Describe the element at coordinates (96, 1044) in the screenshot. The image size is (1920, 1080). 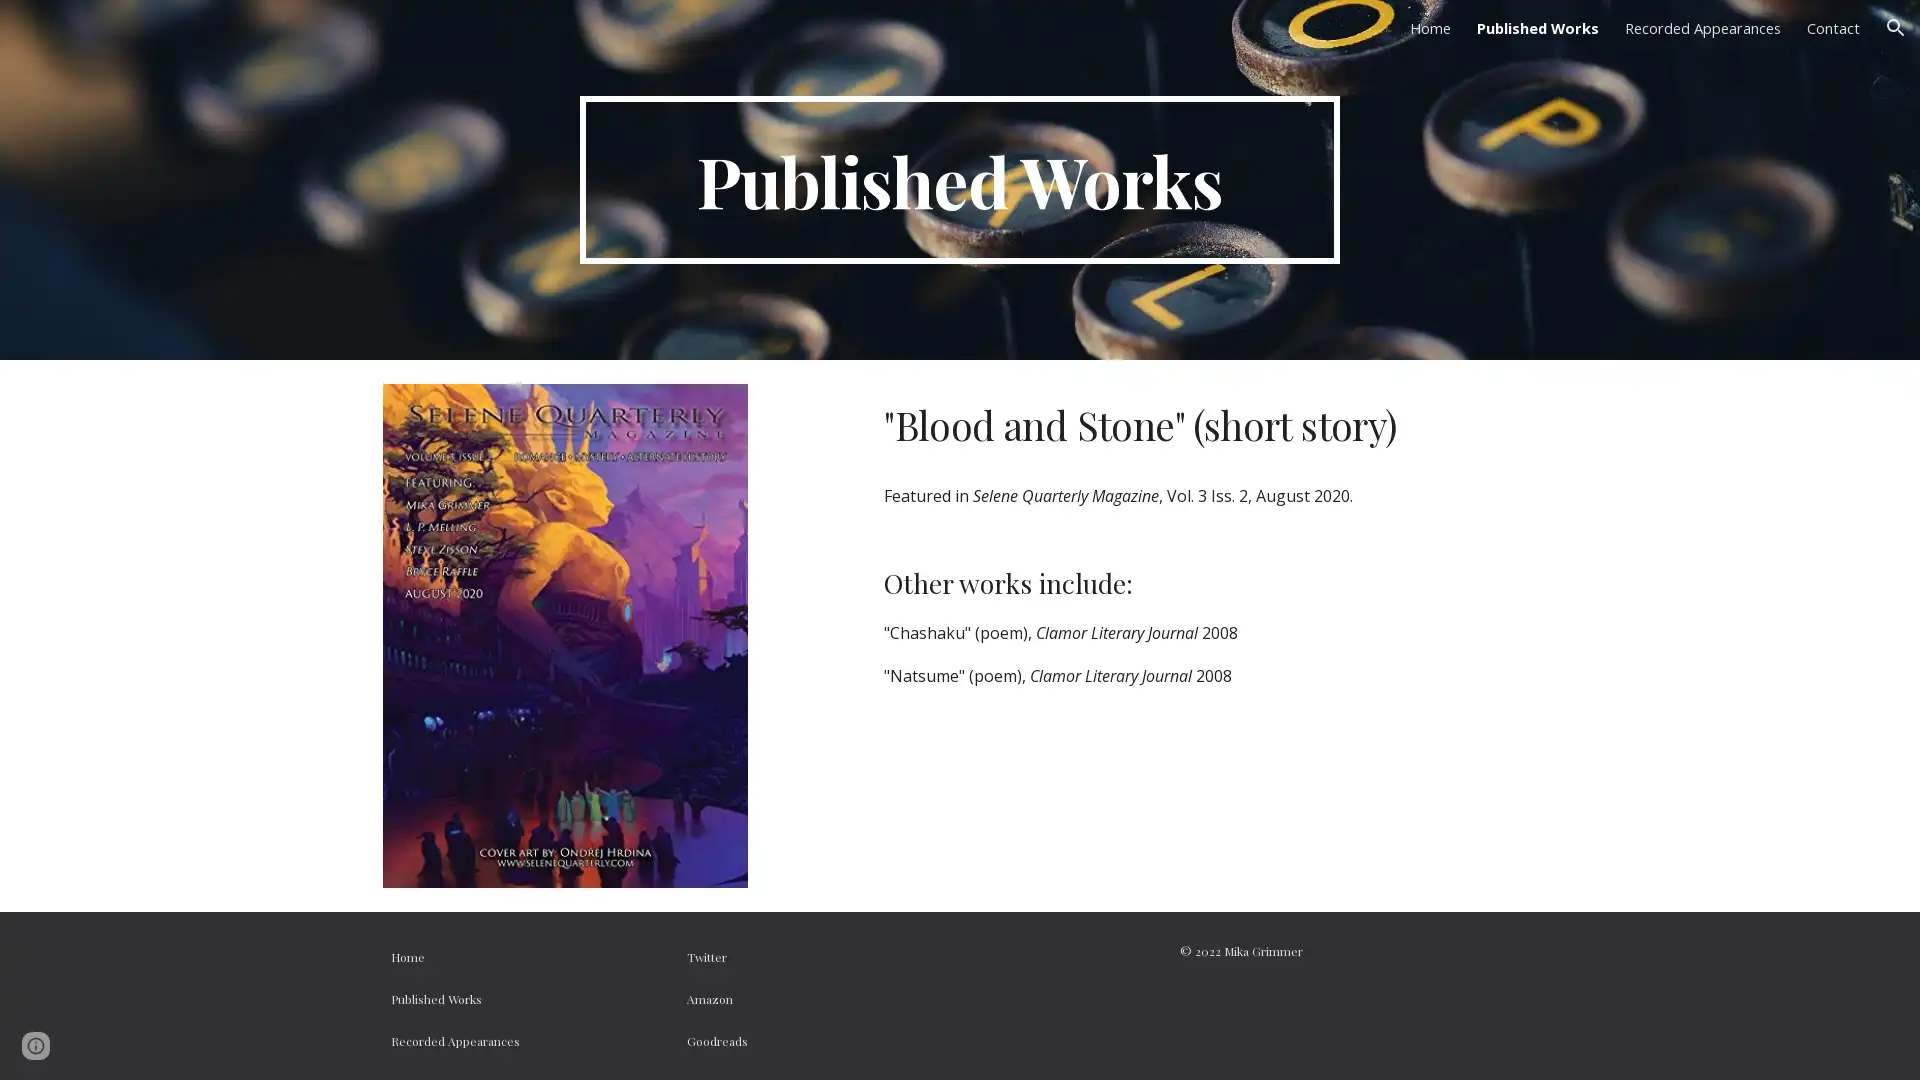
I see `Google Sites` at that location.